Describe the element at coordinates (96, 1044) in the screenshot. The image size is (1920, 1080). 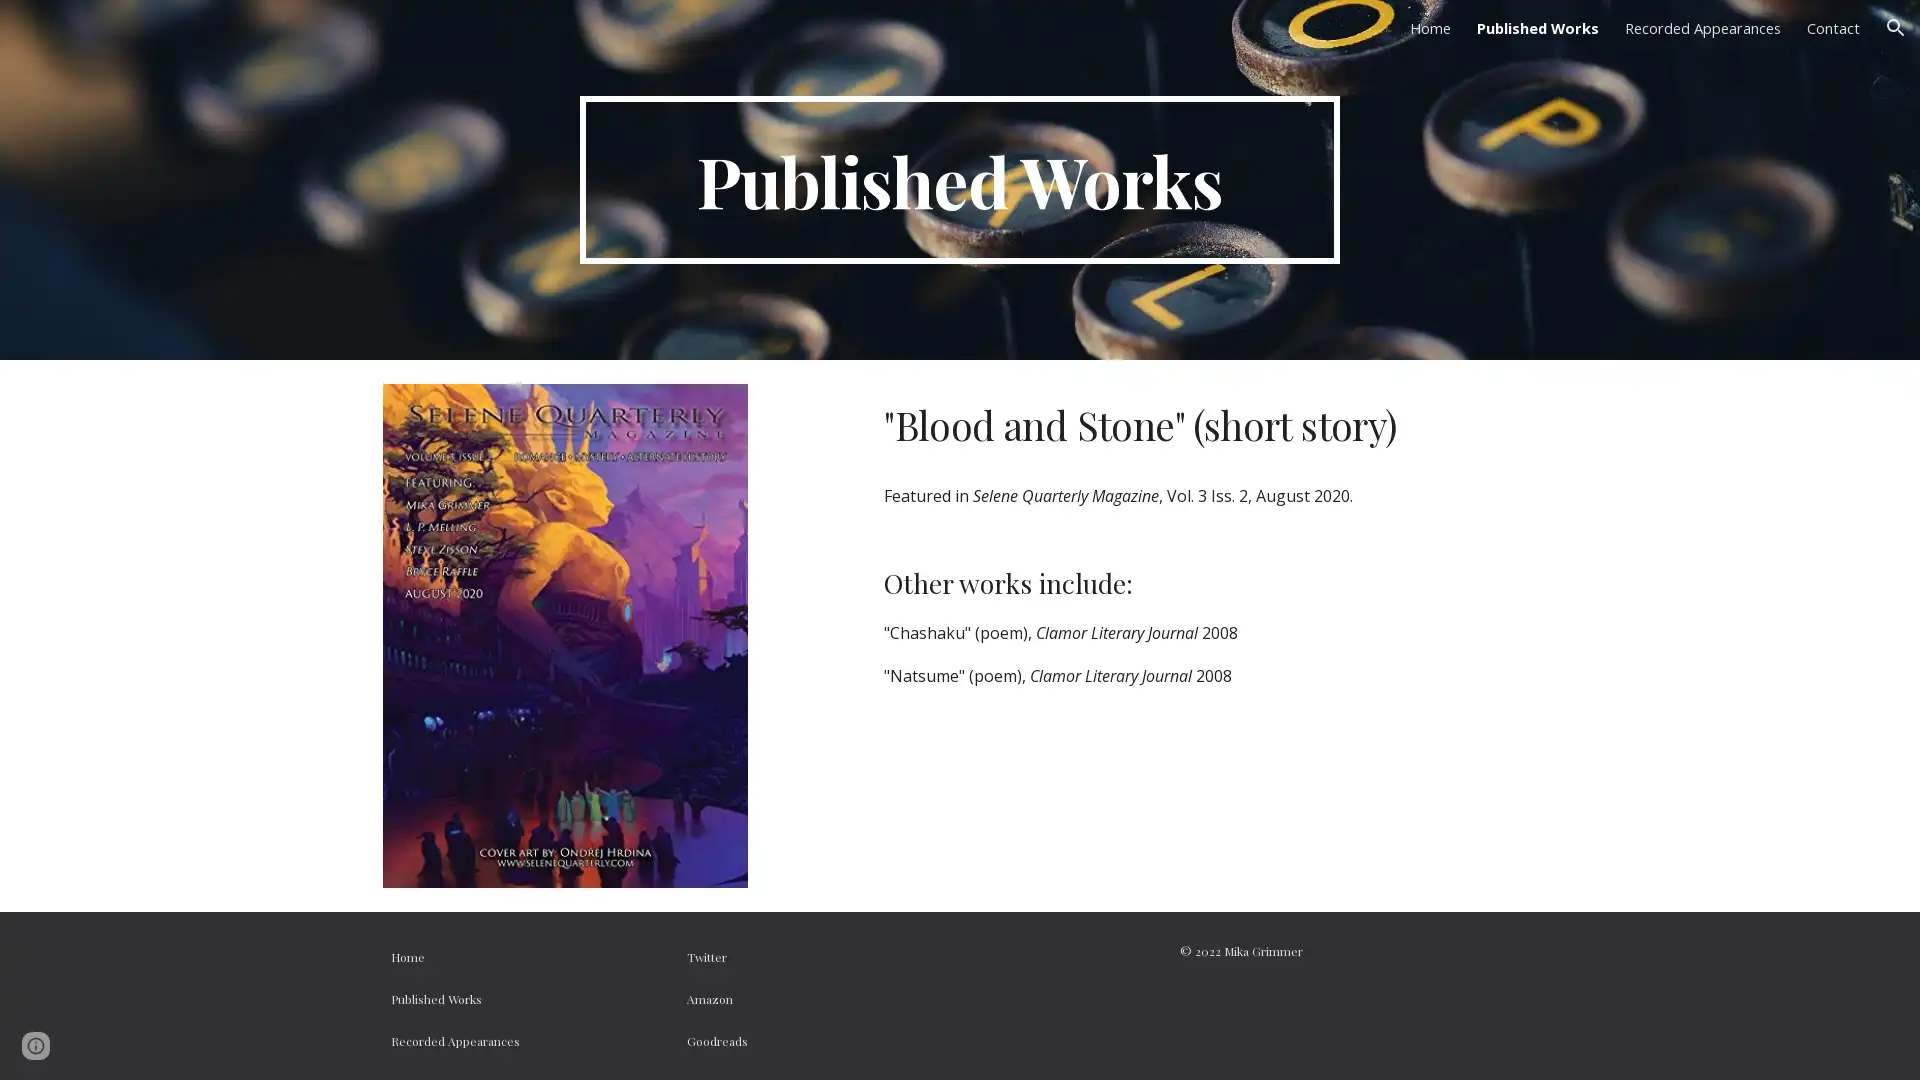
I see `Google Sites` at that location.